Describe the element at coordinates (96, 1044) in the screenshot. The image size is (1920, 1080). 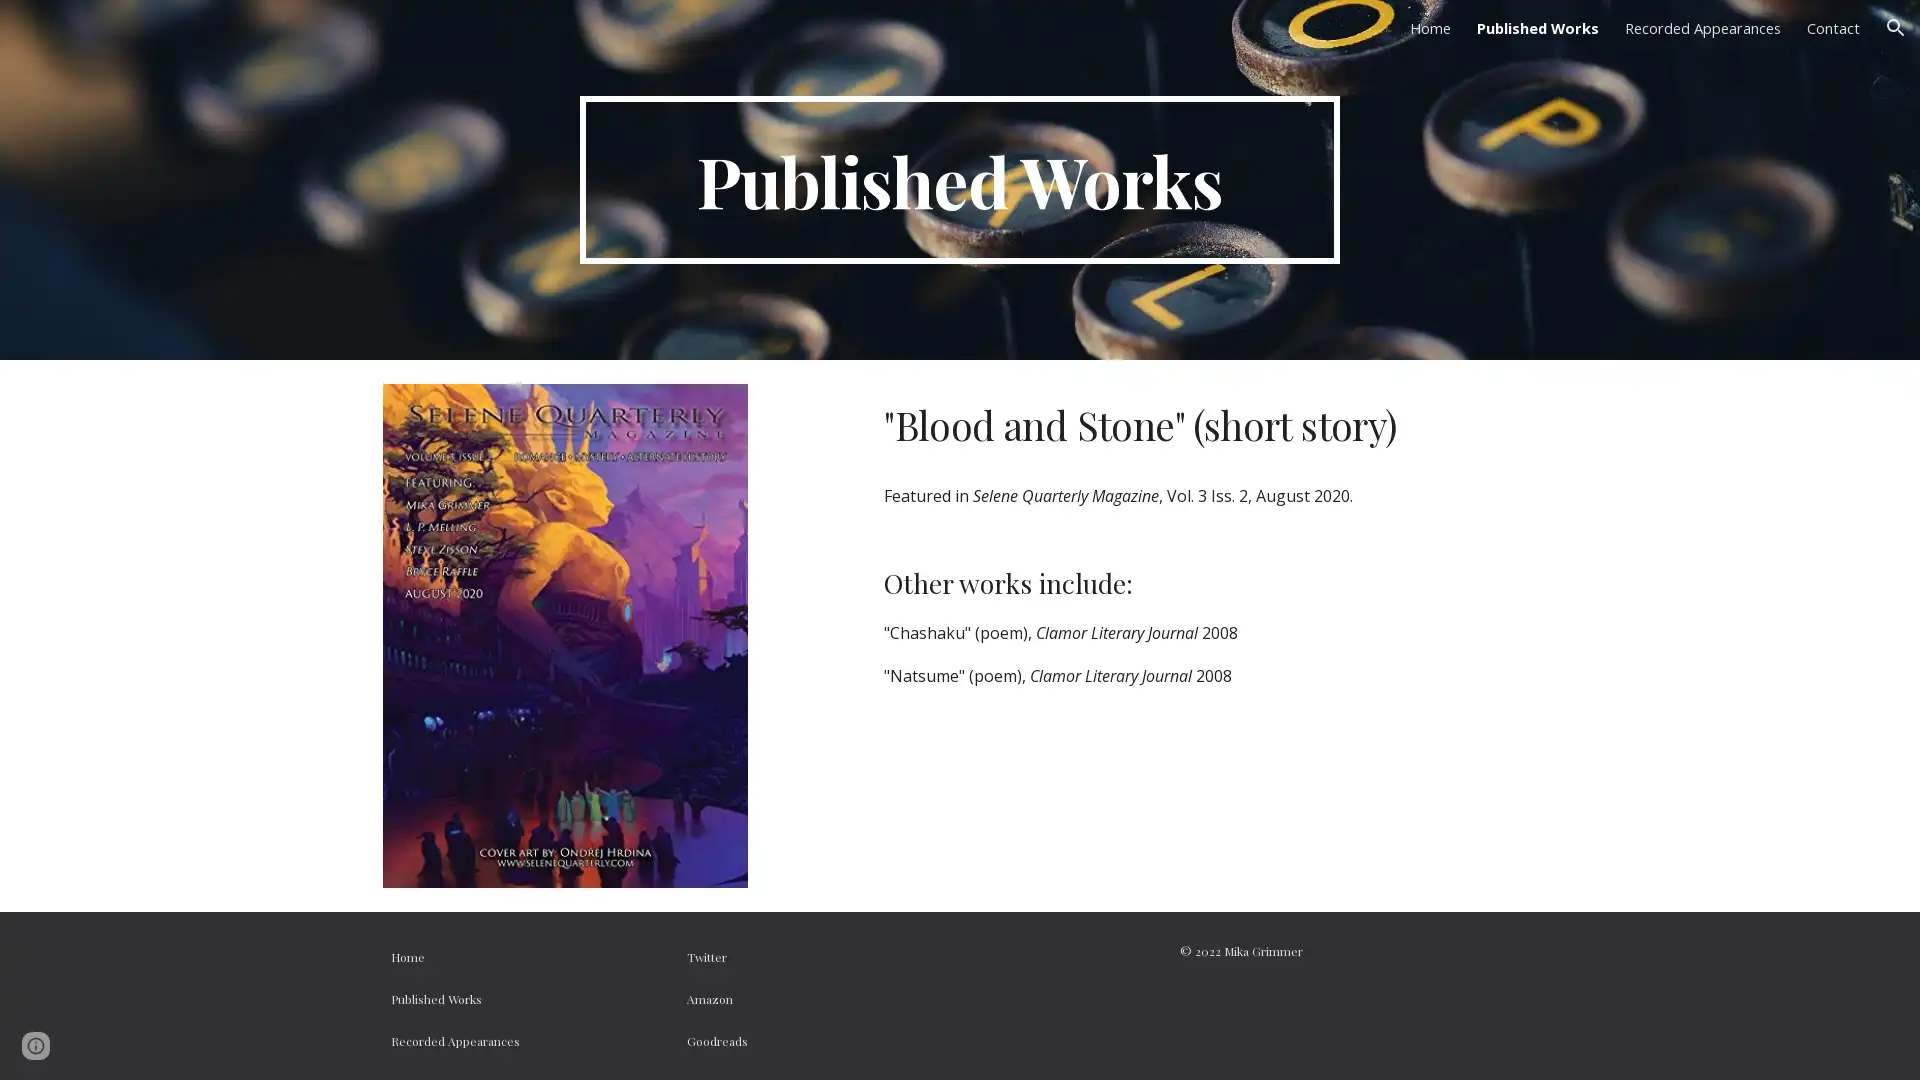
I see `Google Sites` at that location.